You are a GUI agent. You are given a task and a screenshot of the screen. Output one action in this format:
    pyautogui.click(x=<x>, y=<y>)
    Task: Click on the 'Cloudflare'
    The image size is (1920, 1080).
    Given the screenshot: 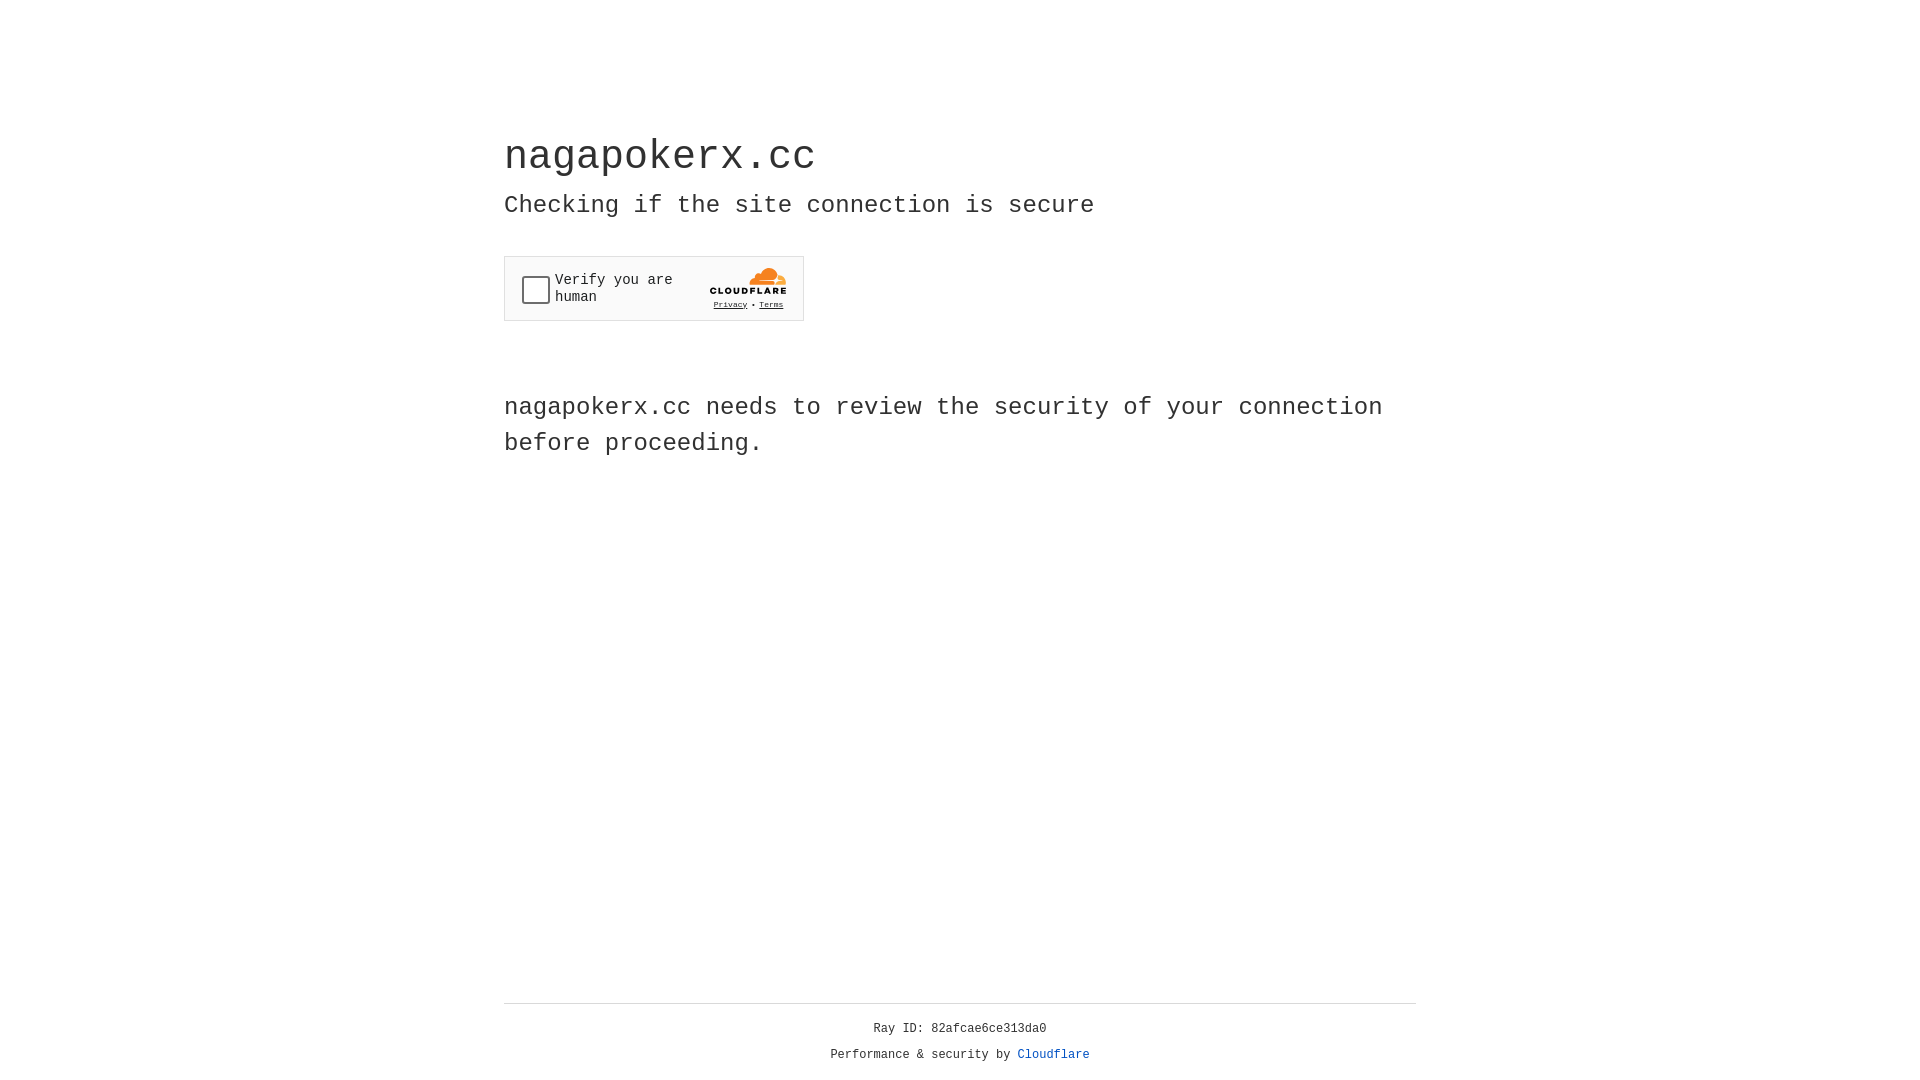 What is the action you would take?
    pyautogui.click(x=1053, y=1054)
    